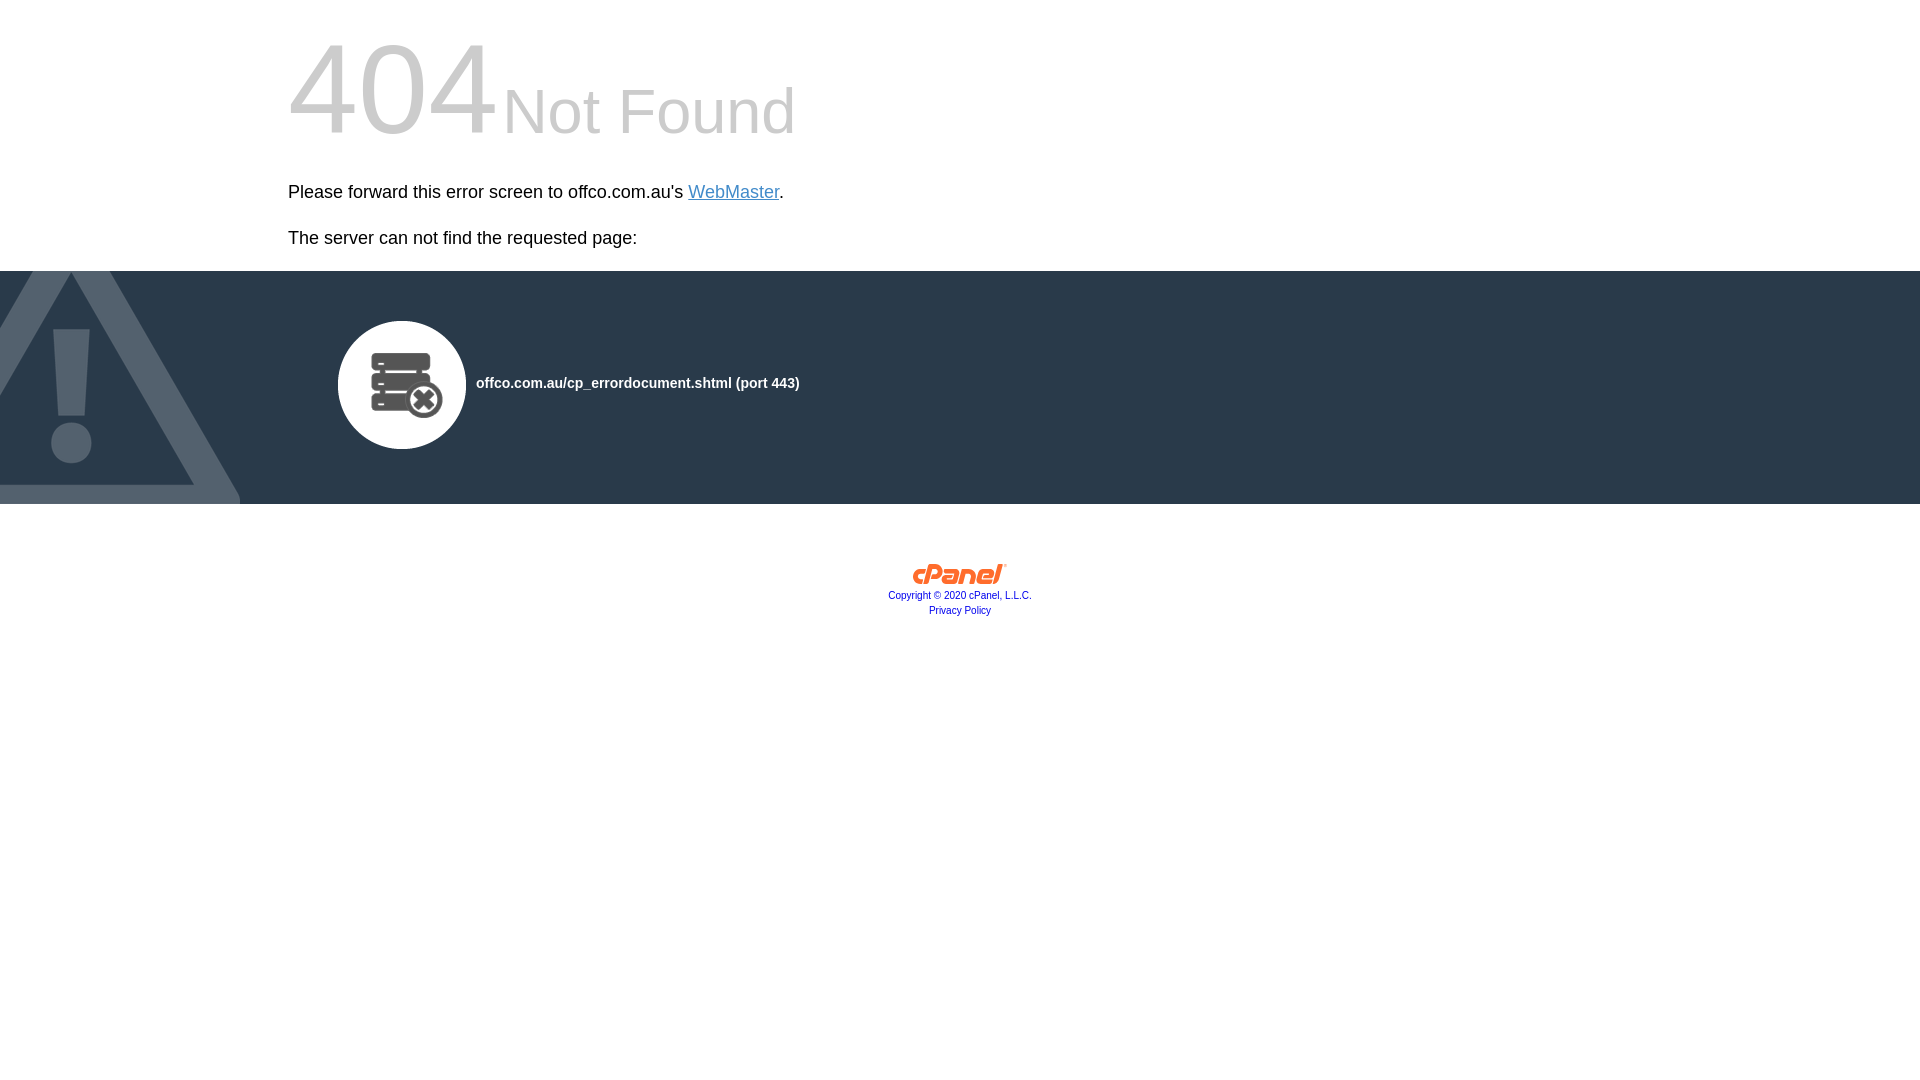  I want to click on 'WebMaster', so click(732, 192).